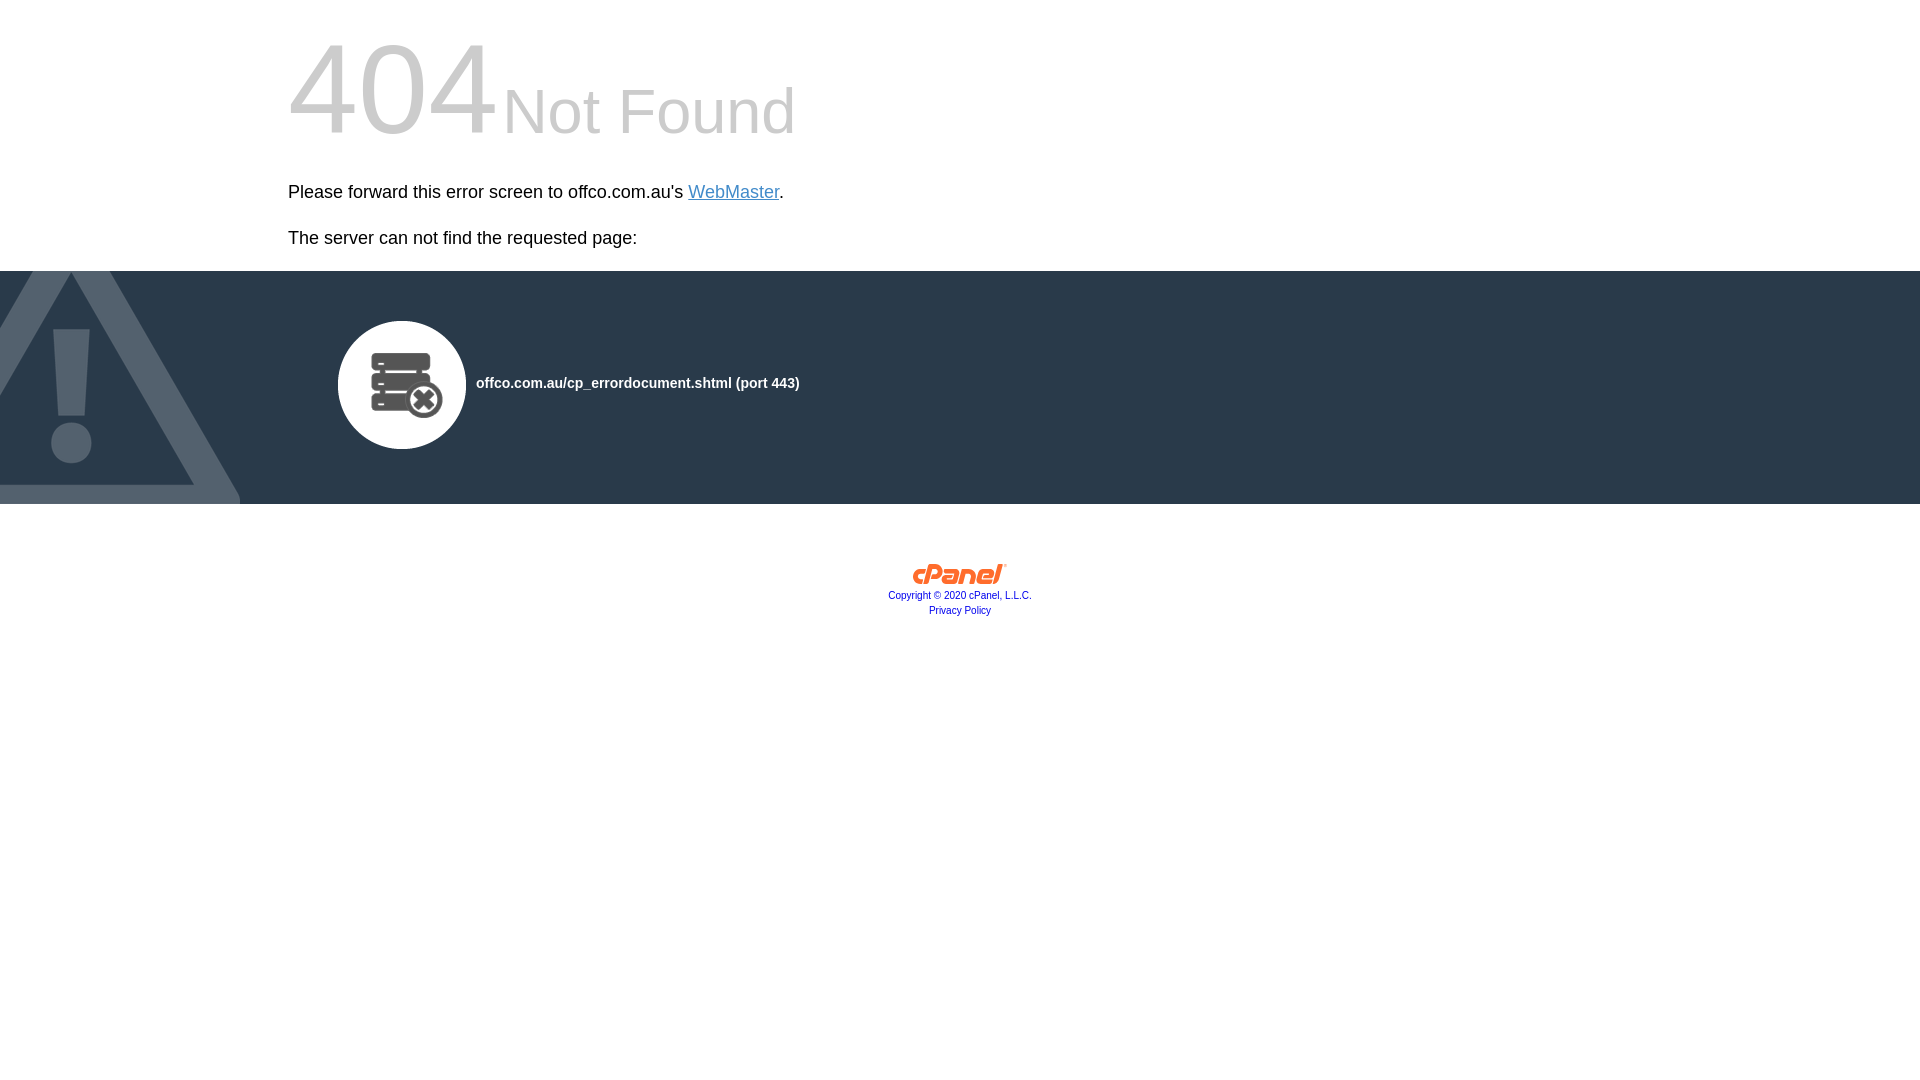  I want to click on 'WebMaster', so click(732, 192).